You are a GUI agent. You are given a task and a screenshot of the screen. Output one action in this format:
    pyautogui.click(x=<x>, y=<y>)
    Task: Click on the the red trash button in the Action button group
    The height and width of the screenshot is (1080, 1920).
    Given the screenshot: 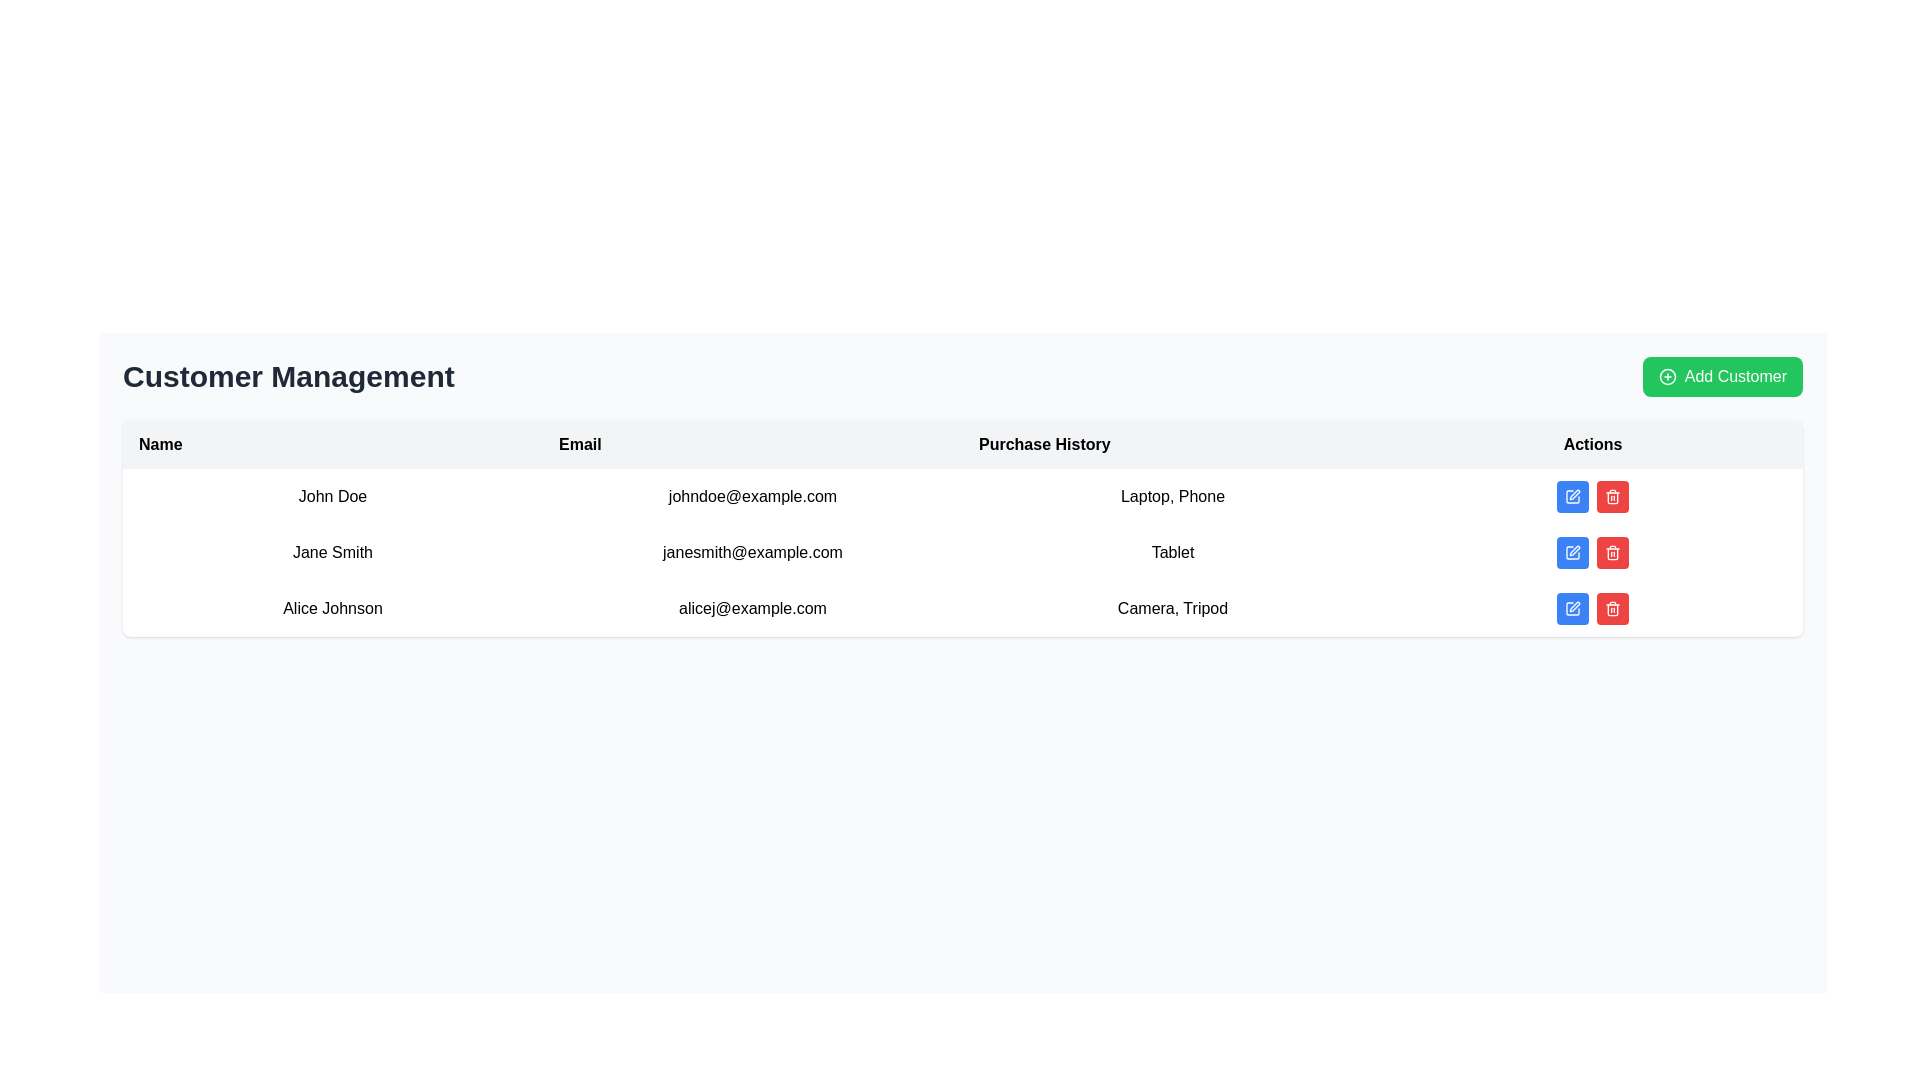 What is the action you would take?
    pyautogui.click(x=1592, y=496)
    